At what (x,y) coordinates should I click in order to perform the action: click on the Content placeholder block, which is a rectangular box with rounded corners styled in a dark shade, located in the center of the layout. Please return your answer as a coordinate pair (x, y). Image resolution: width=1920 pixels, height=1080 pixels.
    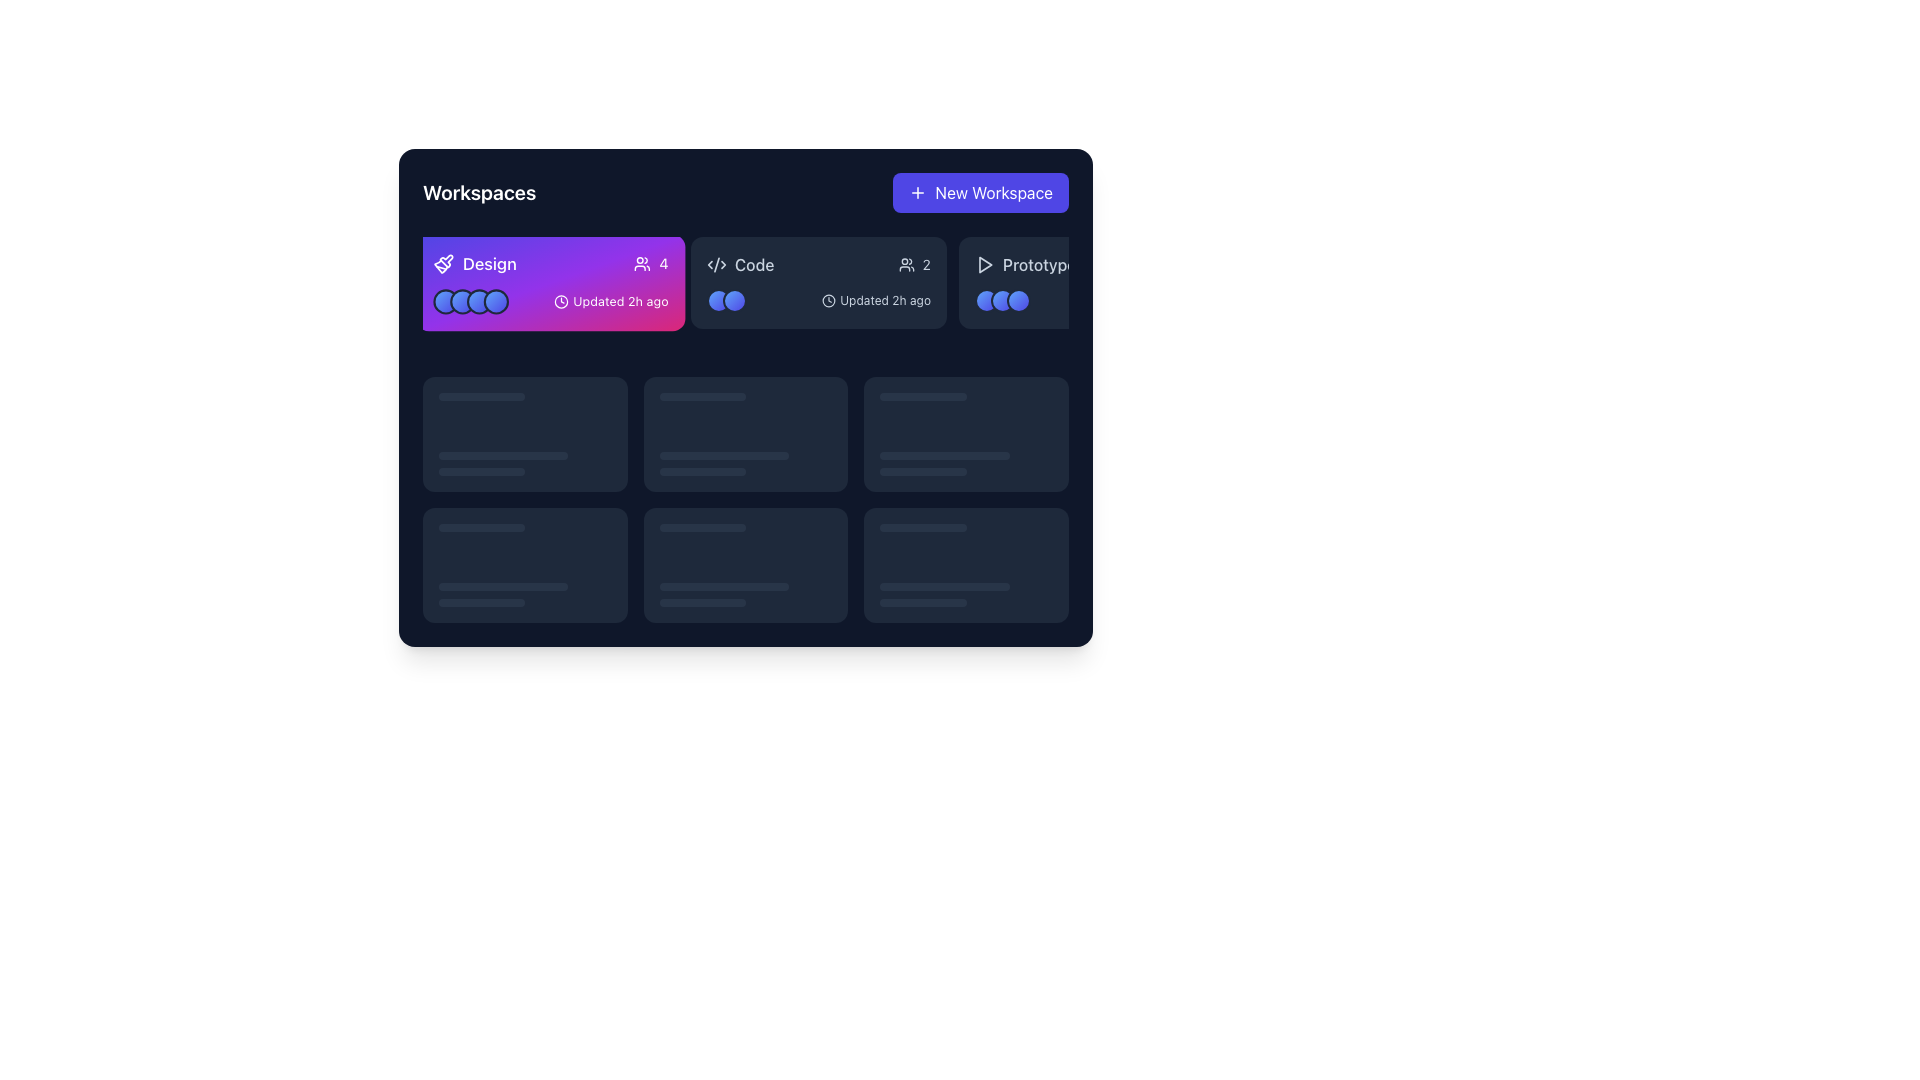
    Looking at the image, I should click on (744, 397).